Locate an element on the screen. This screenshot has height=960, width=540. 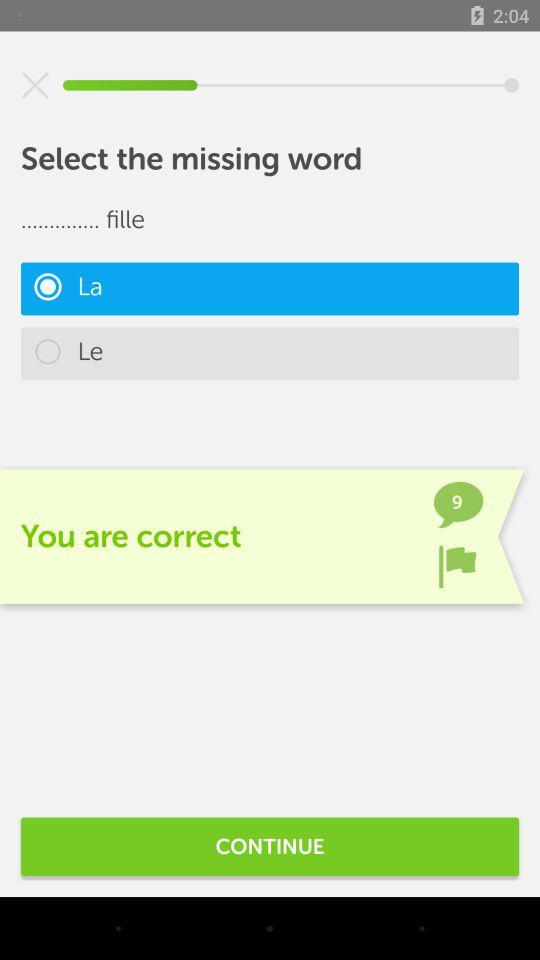
la item is located at coordinates (270, 287).